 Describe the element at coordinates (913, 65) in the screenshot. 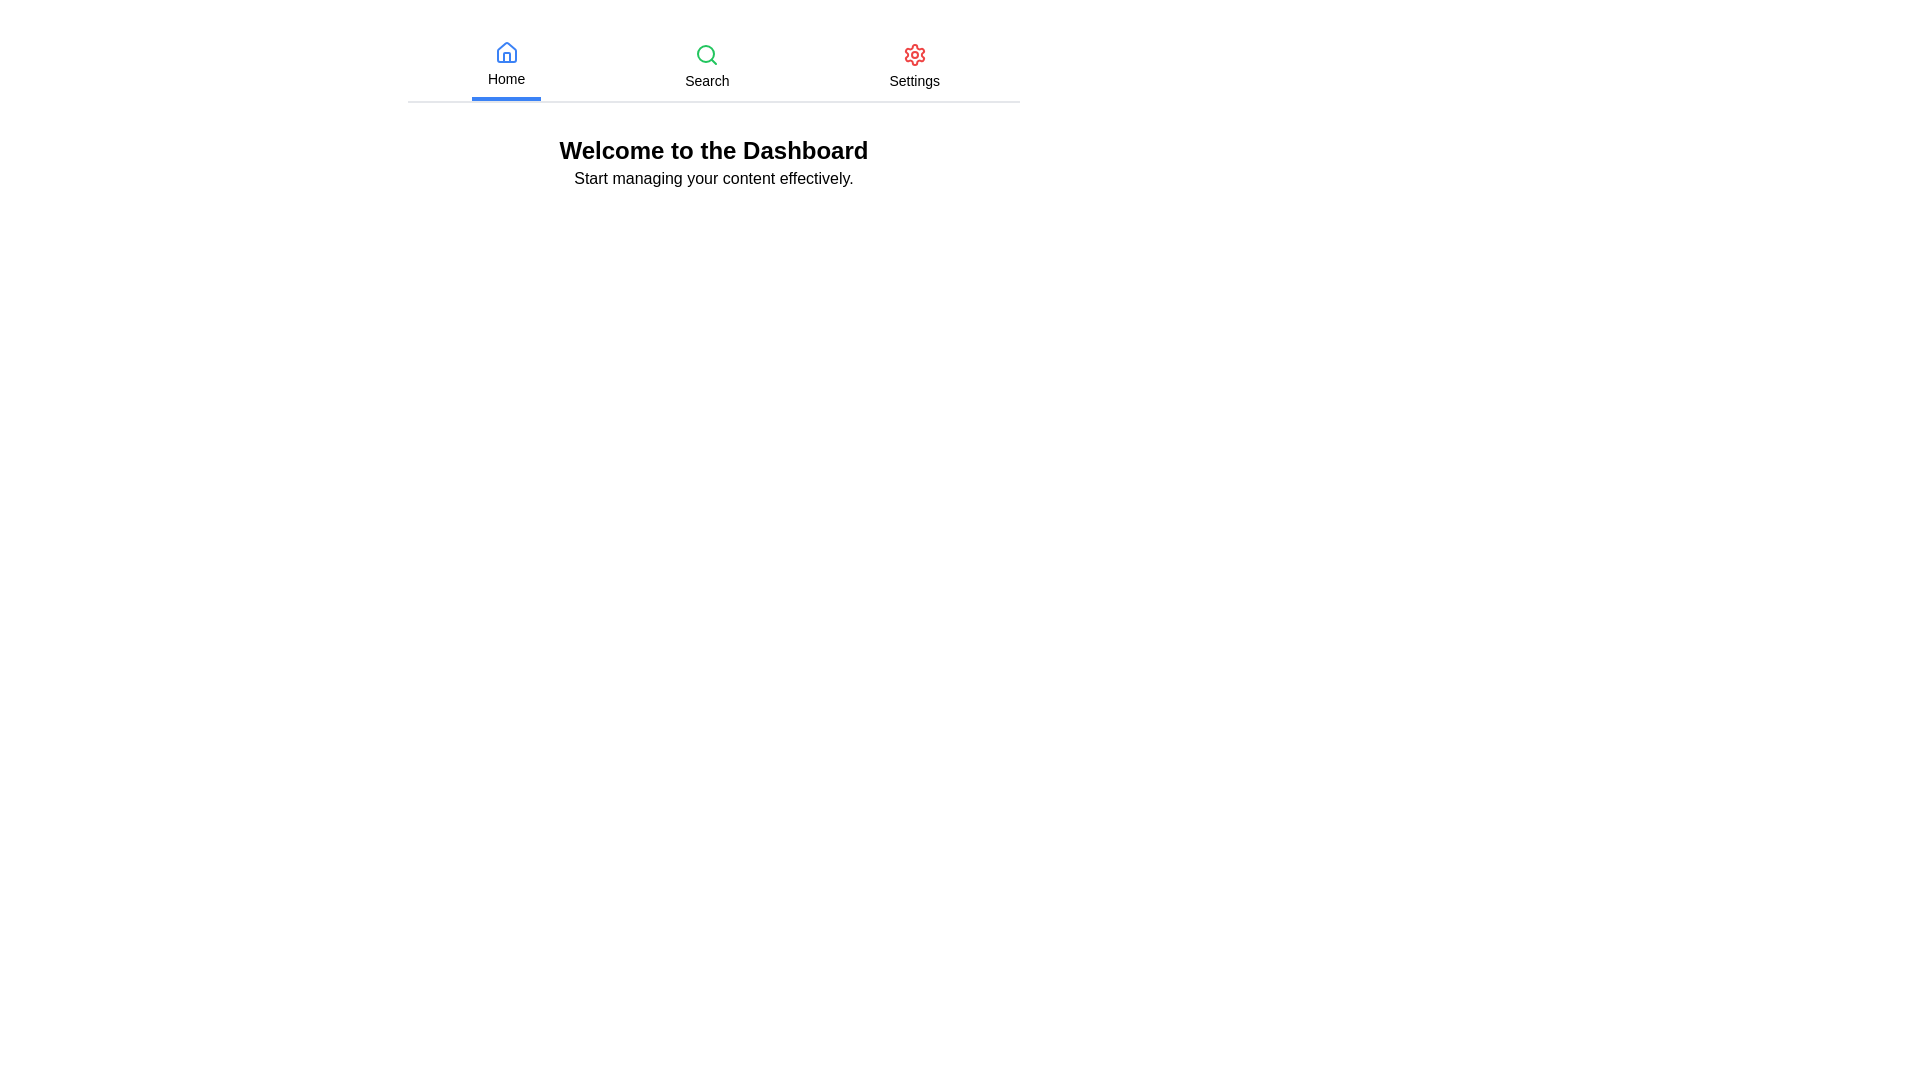

I see `the Settings tab by clicking on the respective tab button` at that location.